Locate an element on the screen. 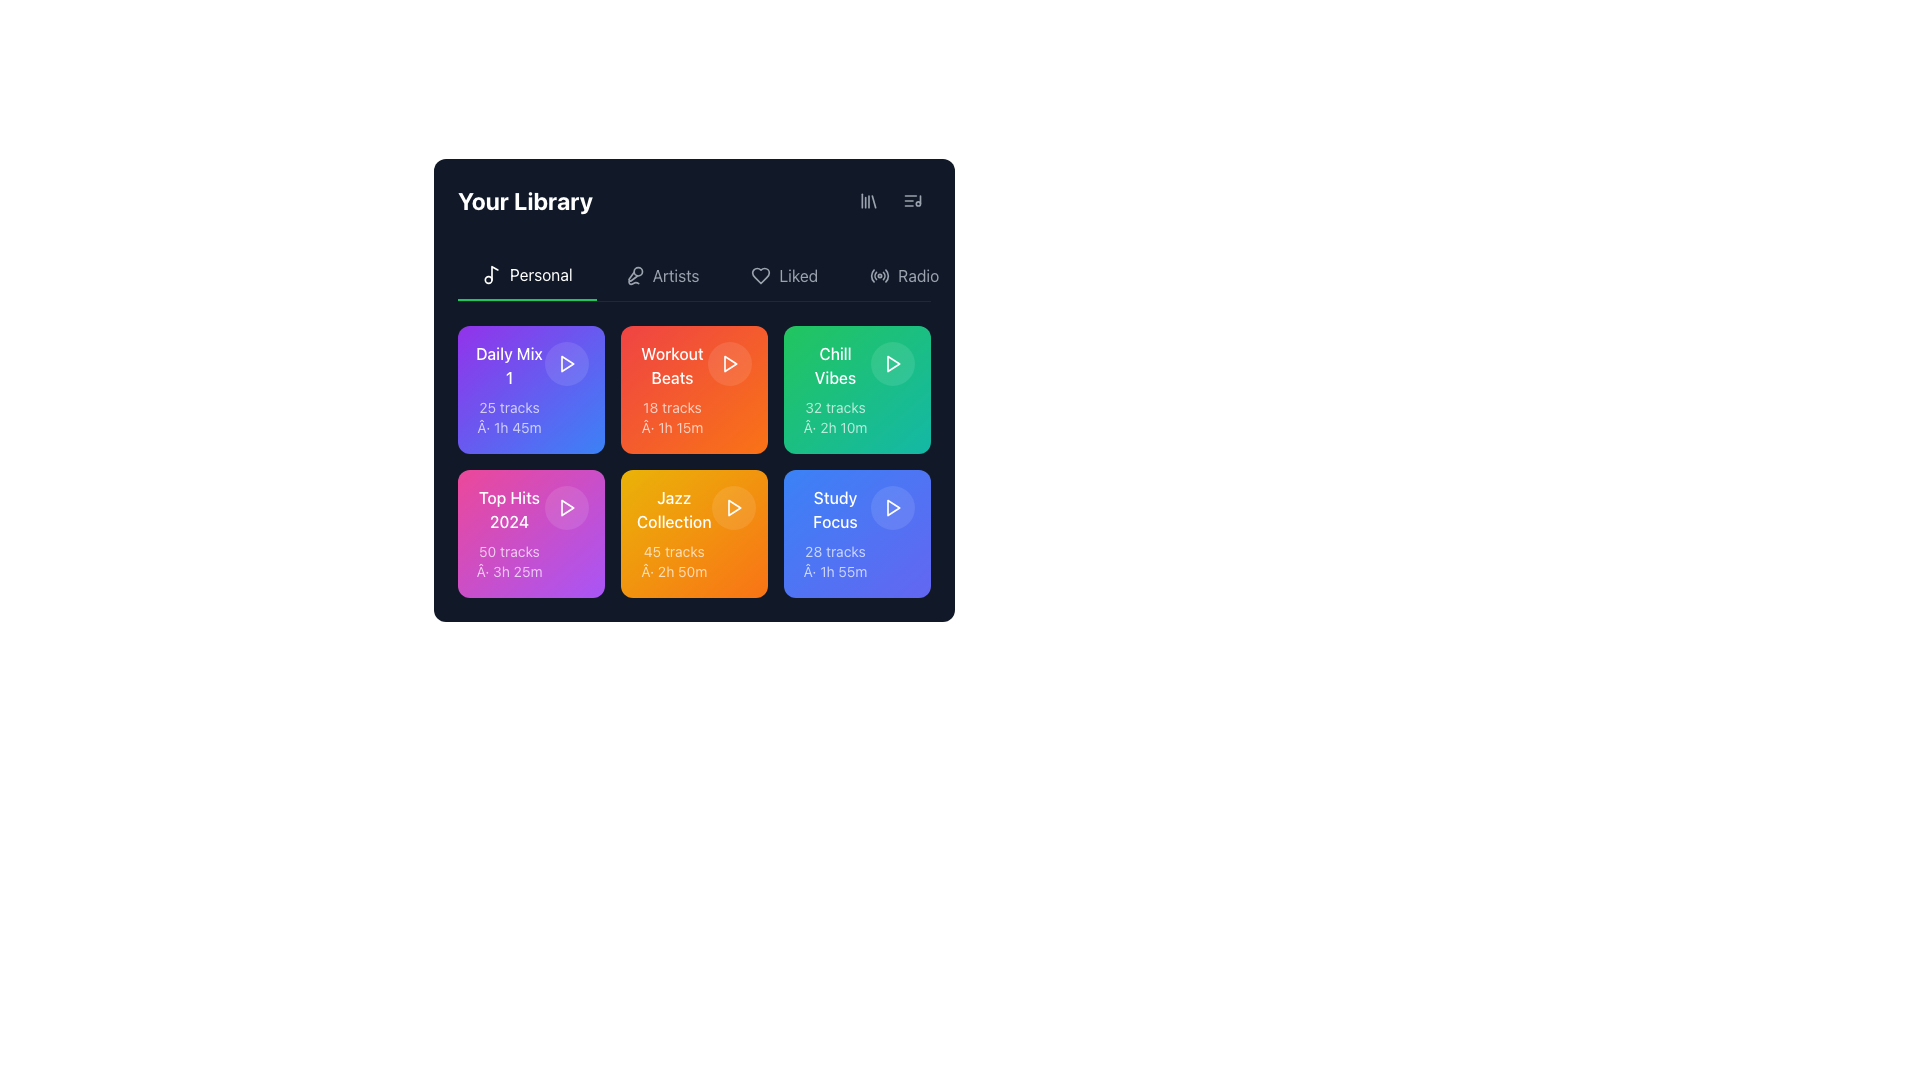  the Text label displaying '45 tracks Â· 2h 50m' located below the title 'Jazz Collection' in the colorful card layout of the 'Your Library' interface is located at coordinates (674, 562).